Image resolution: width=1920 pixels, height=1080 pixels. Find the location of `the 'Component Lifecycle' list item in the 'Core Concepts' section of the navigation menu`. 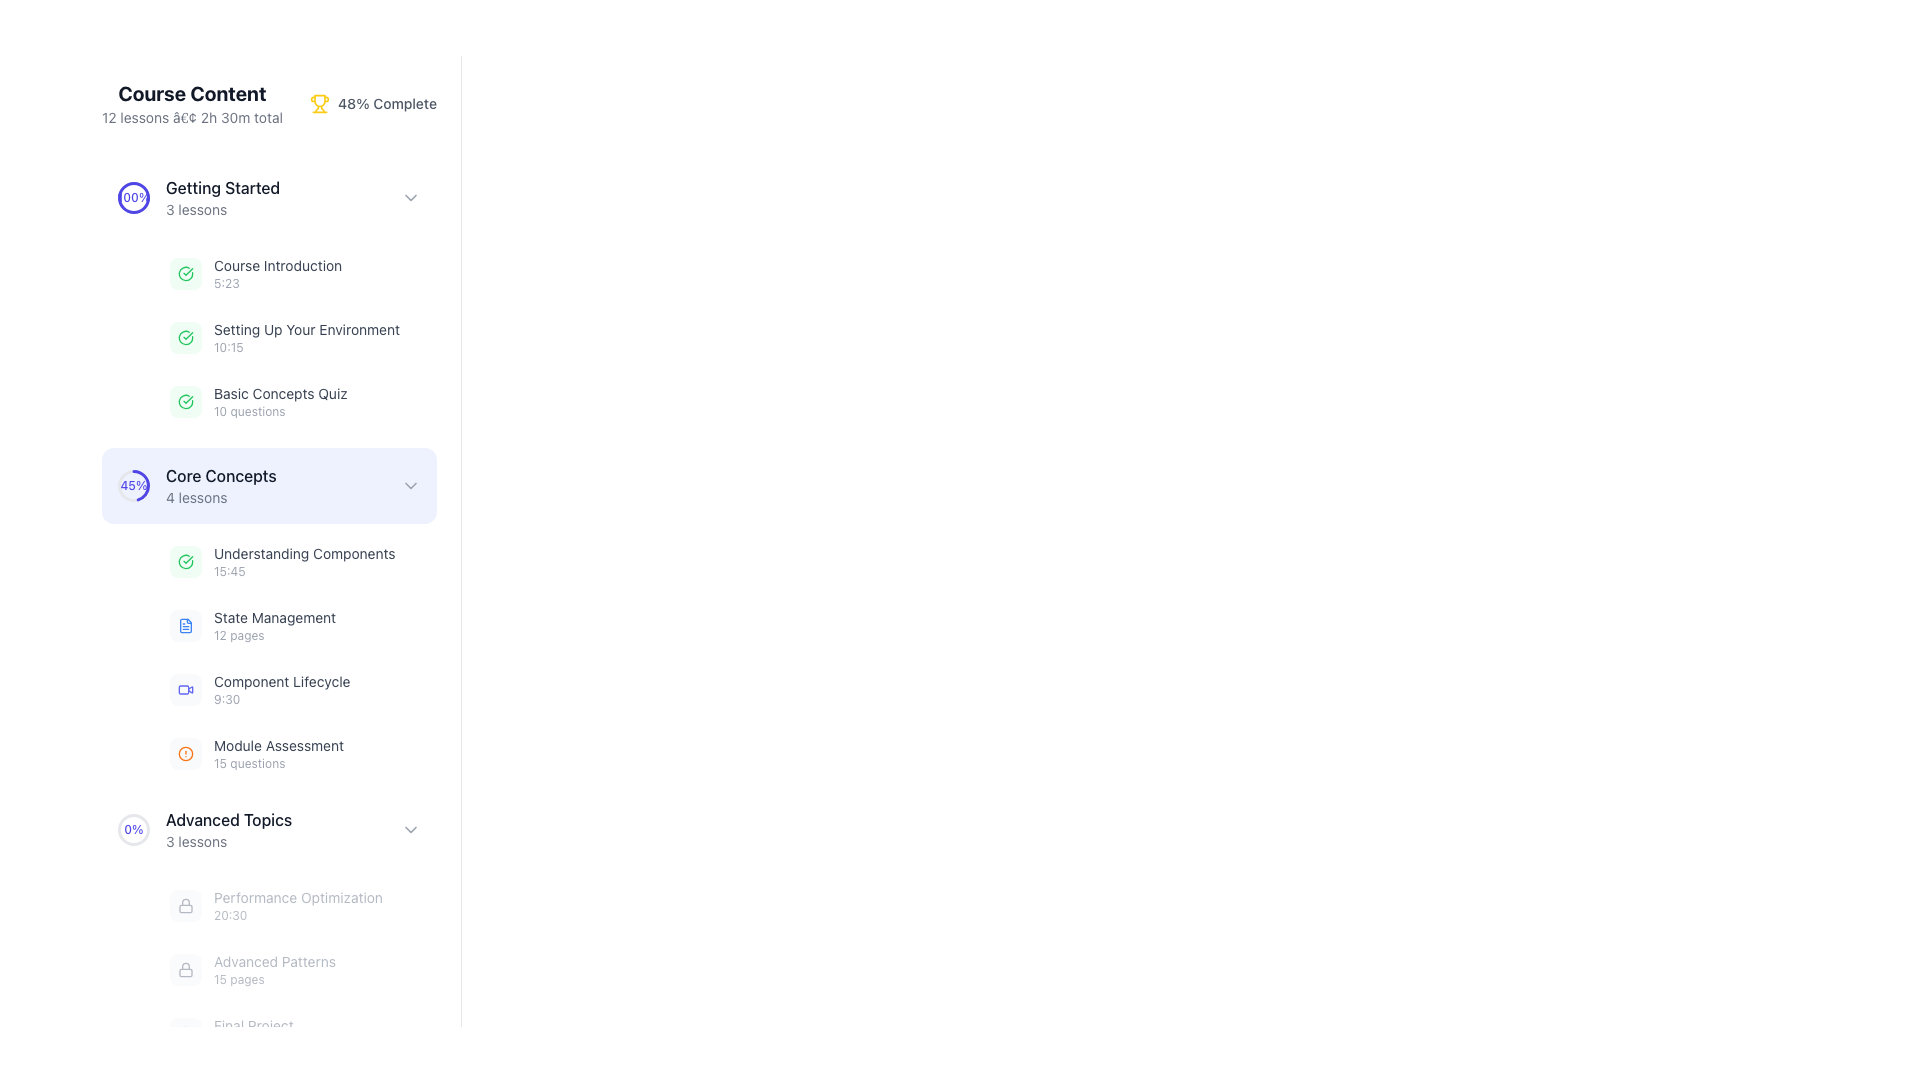

the 'Component Lifecycle' list item in the 'Core Concepts' section of the navigation menu is located at coordinates (281, 689).